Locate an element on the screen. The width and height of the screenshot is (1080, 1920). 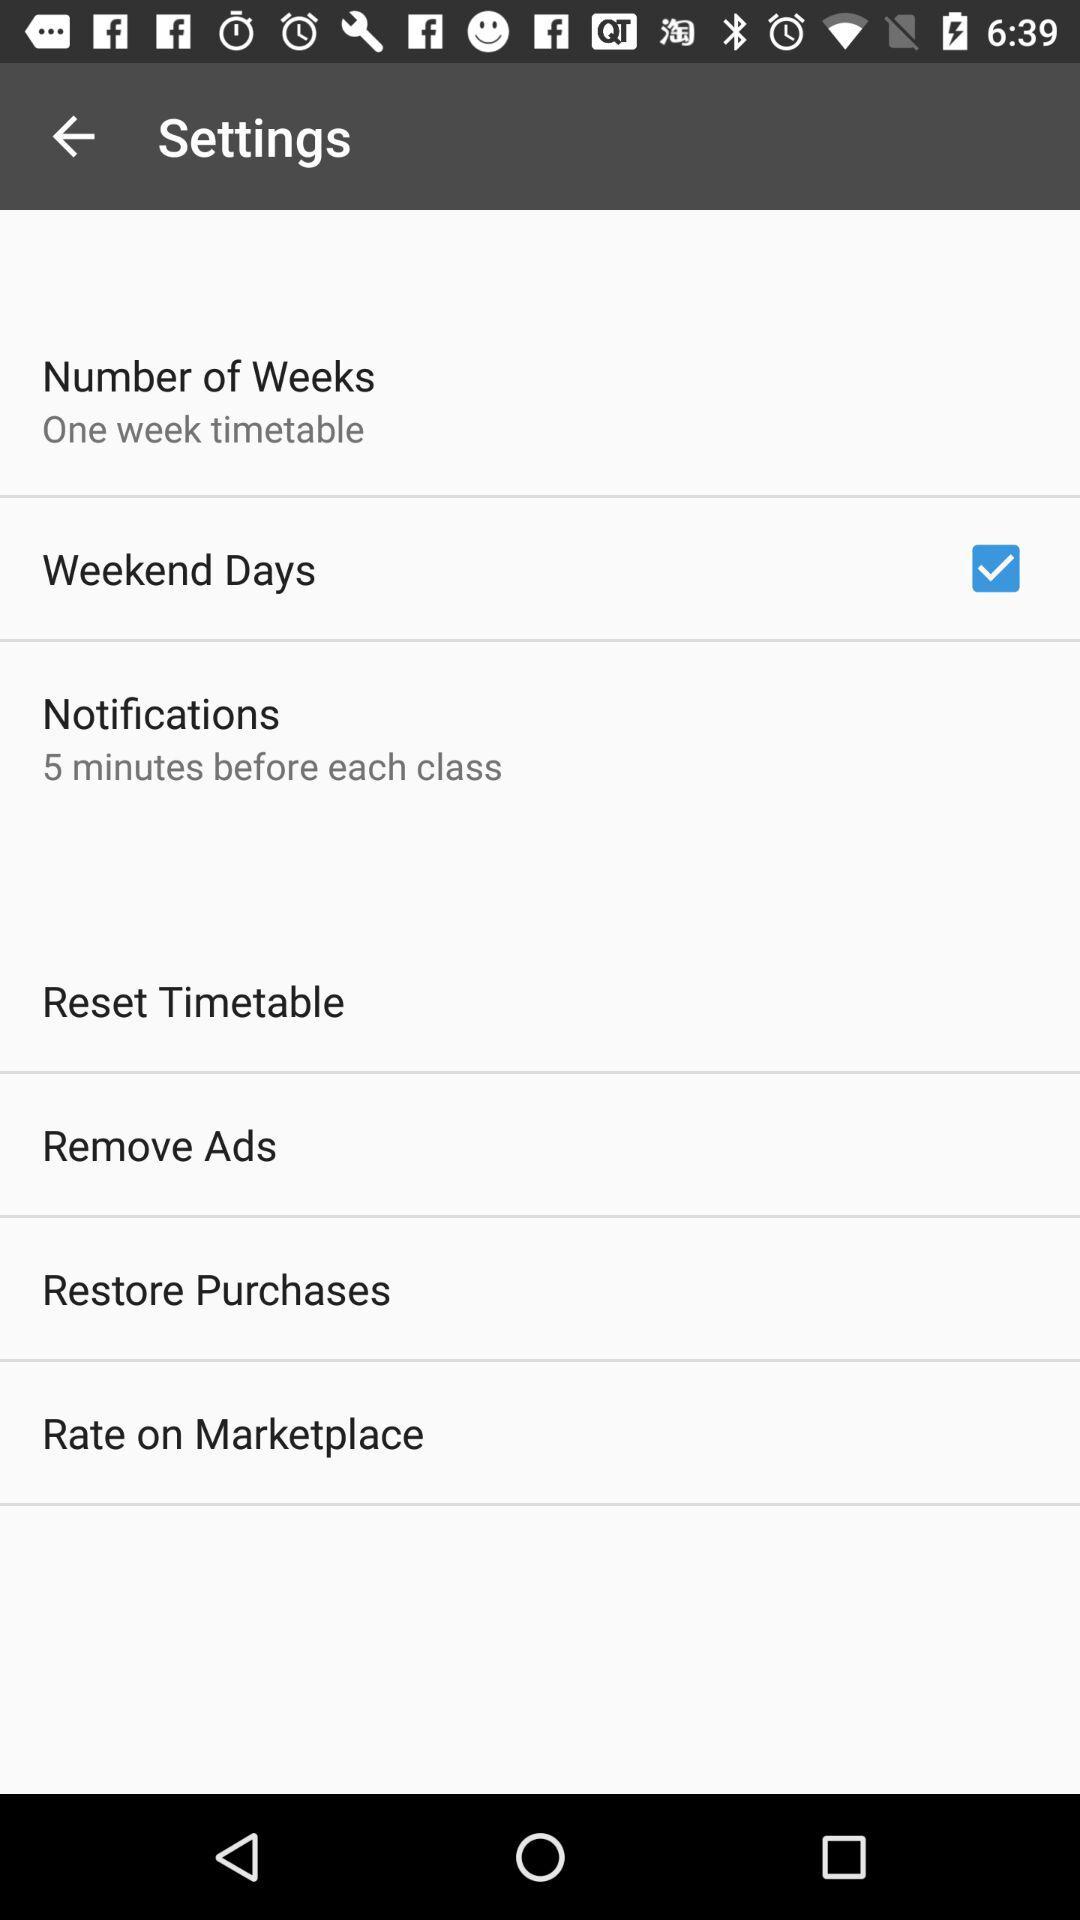
the app above the number of weeks is located at coordinates (72, 135).